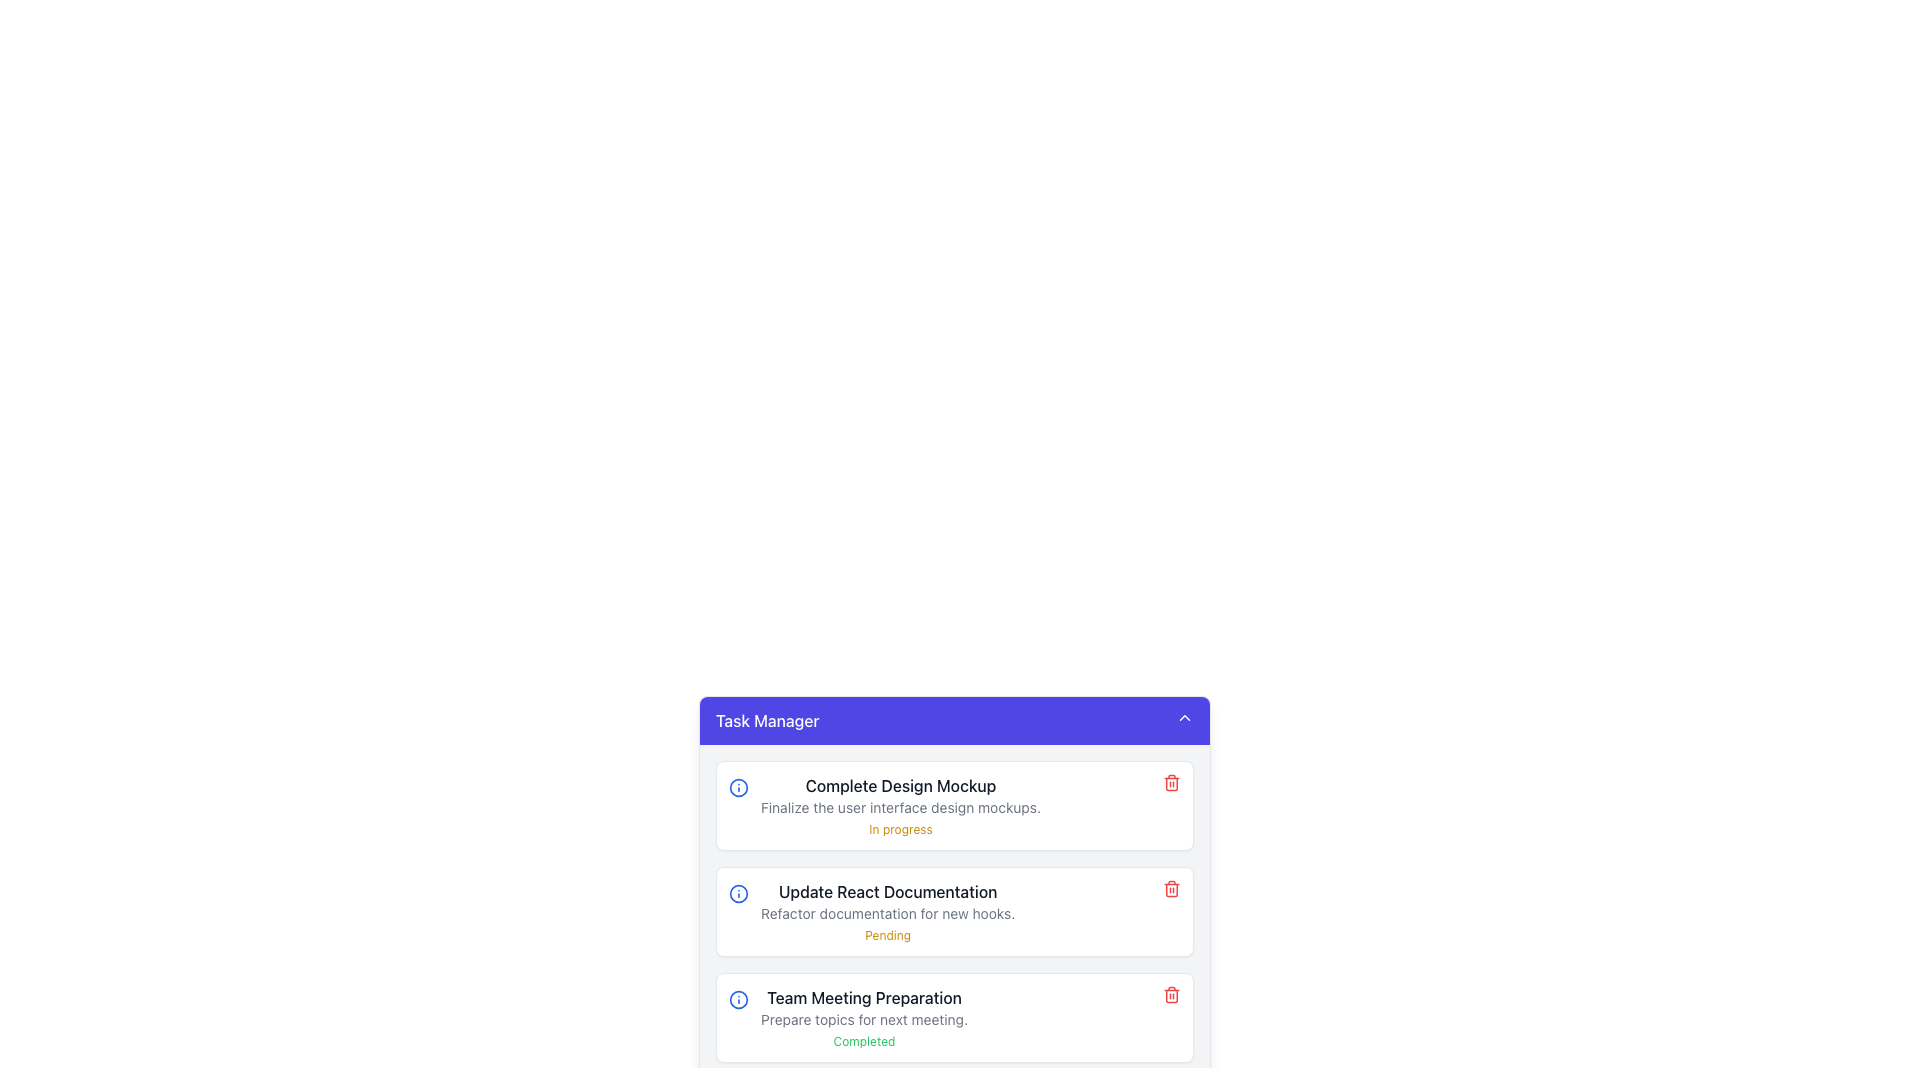 This screenshot has height=1080, width=1920. Describe the element at coordinates (864, 998) in the screenshot. I see `text from the bold label displaying 'Team Meeting Preparation' in the task list titled 'Task Manager', specifically located in the third task item` at that location.